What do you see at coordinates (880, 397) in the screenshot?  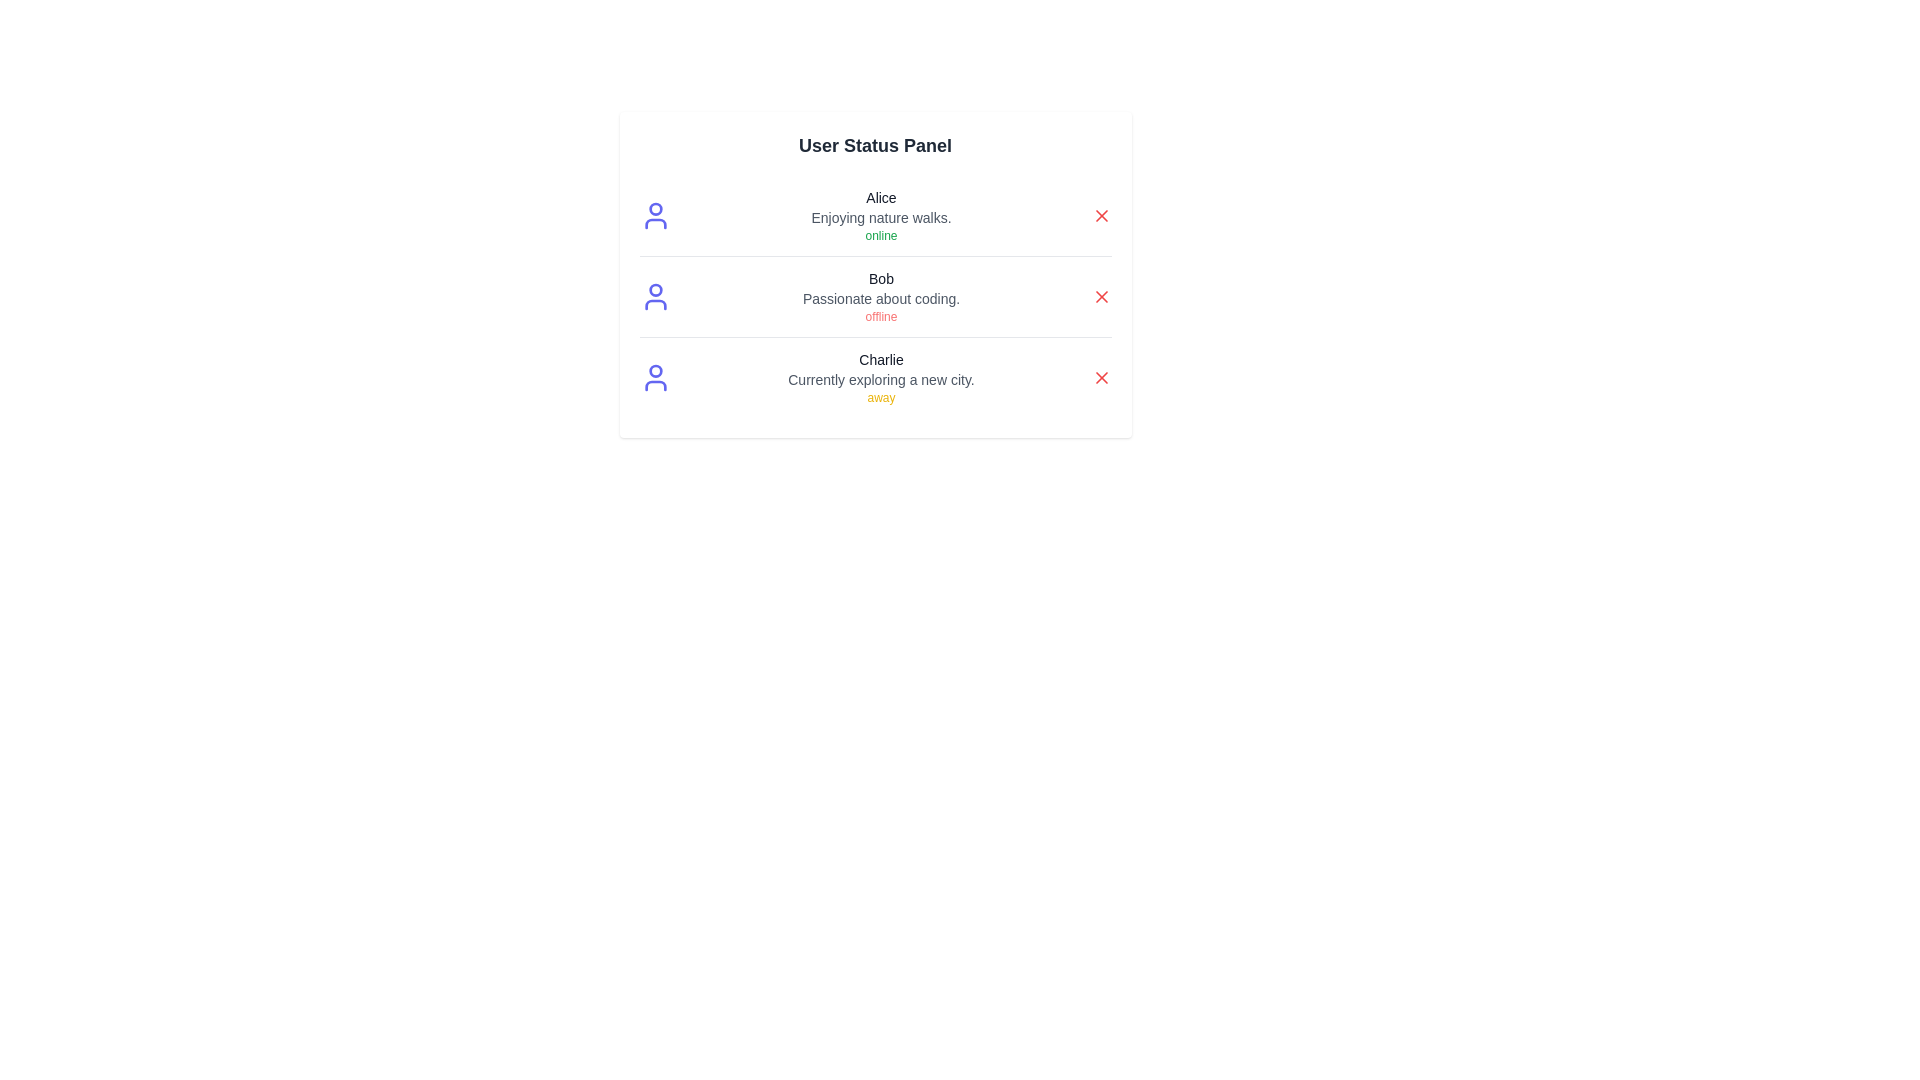 I see `the status indicator text label for user 'Charlie', which shows the current state or availability, located under the text 'Currently exploring a new city.' in the 'User Status Panel'` at bounding box center [880, 397].